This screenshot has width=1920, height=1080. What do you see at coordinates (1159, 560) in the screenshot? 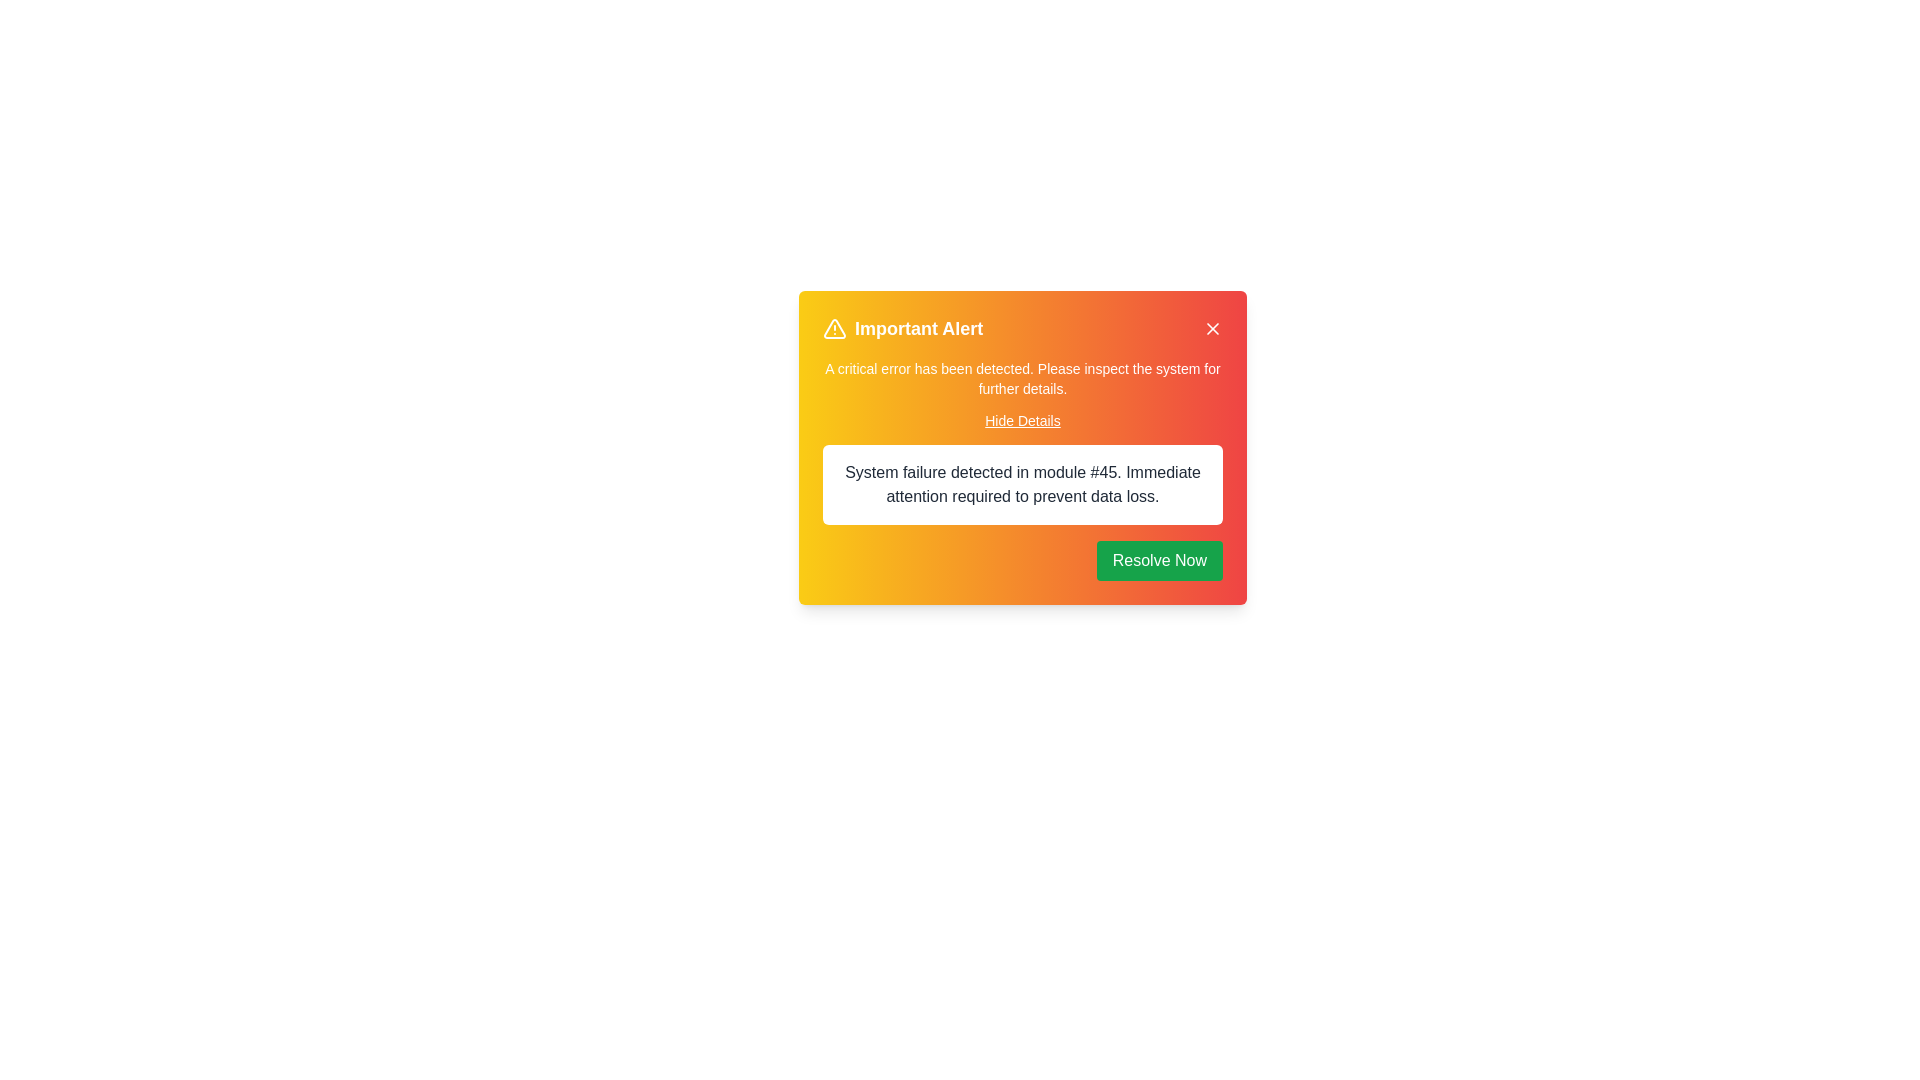
I see `'Resolve Now' button to proceed with resolving the issue` at bounding box center [1159, 560].